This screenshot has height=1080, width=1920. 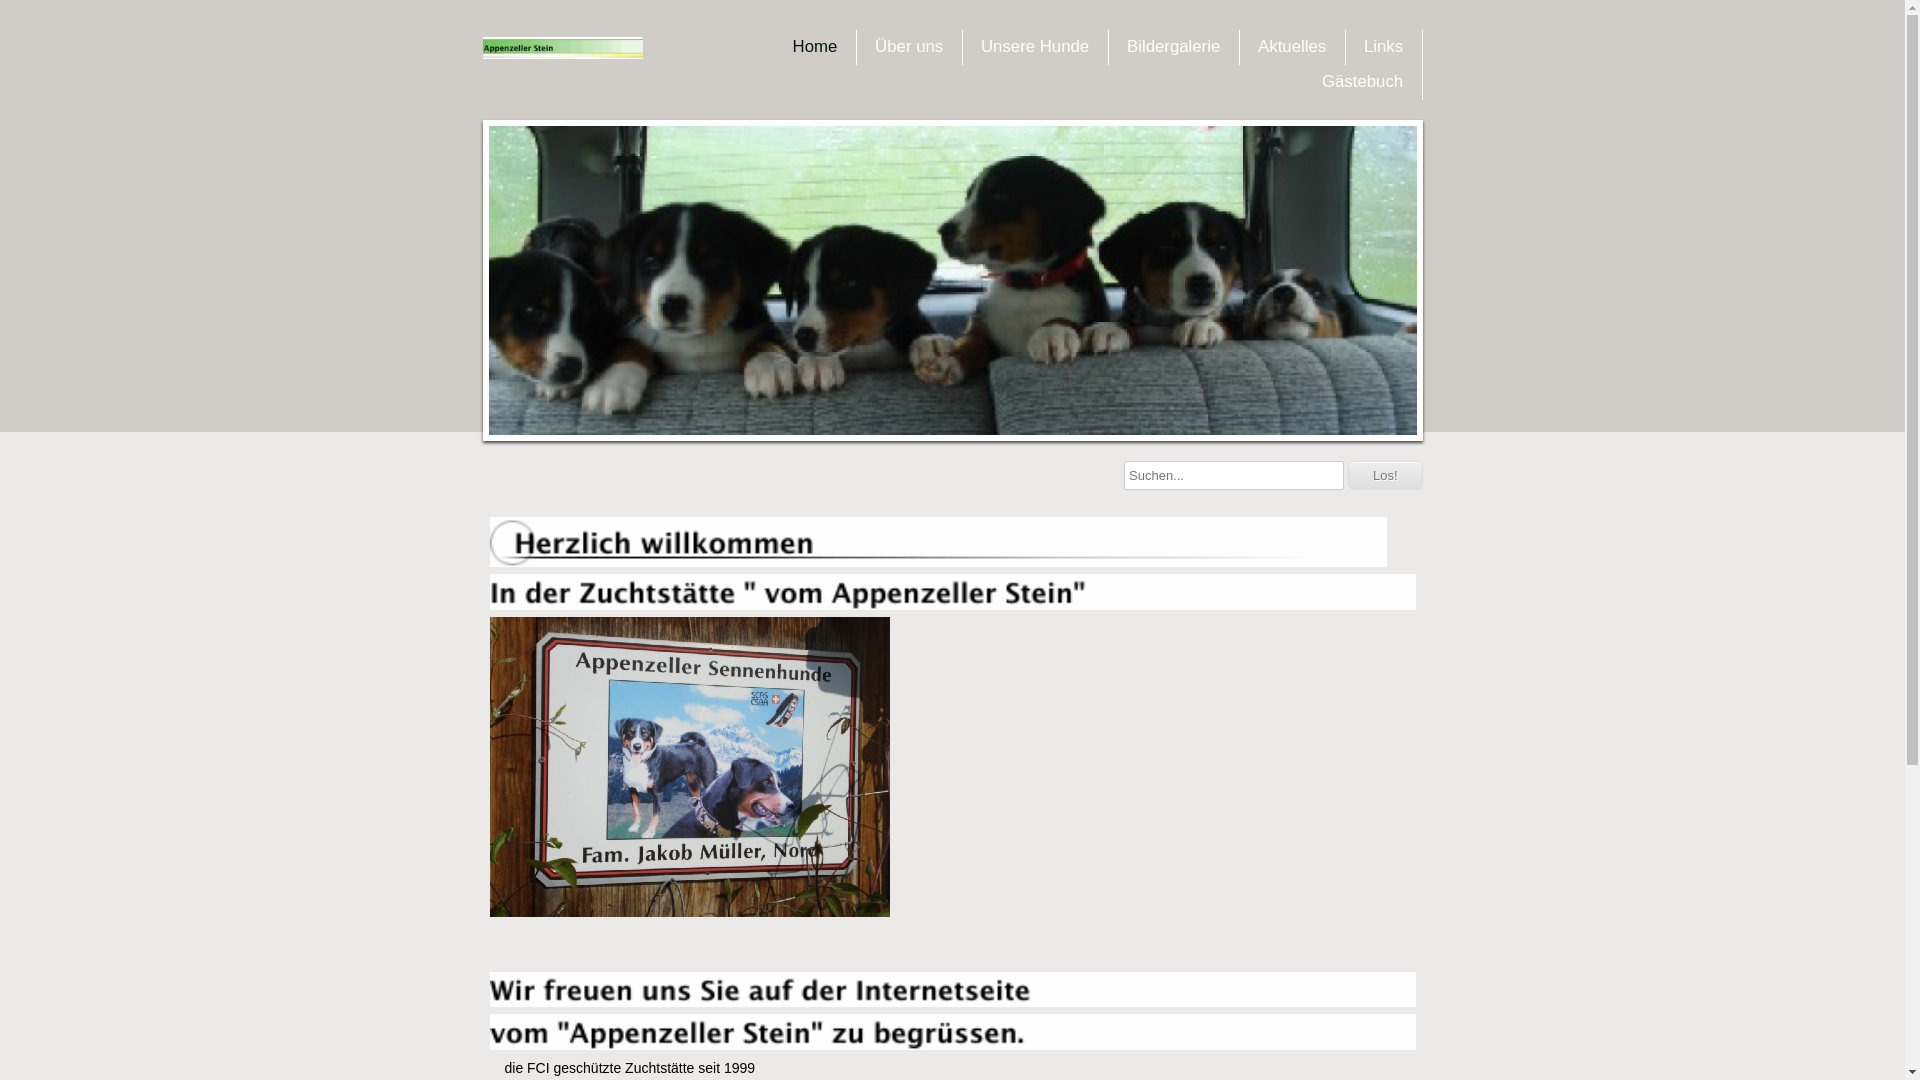 What do you see at coordinates (815, 45) in the screenshot?
I see `'Home'` at bounding box center [815, 45].